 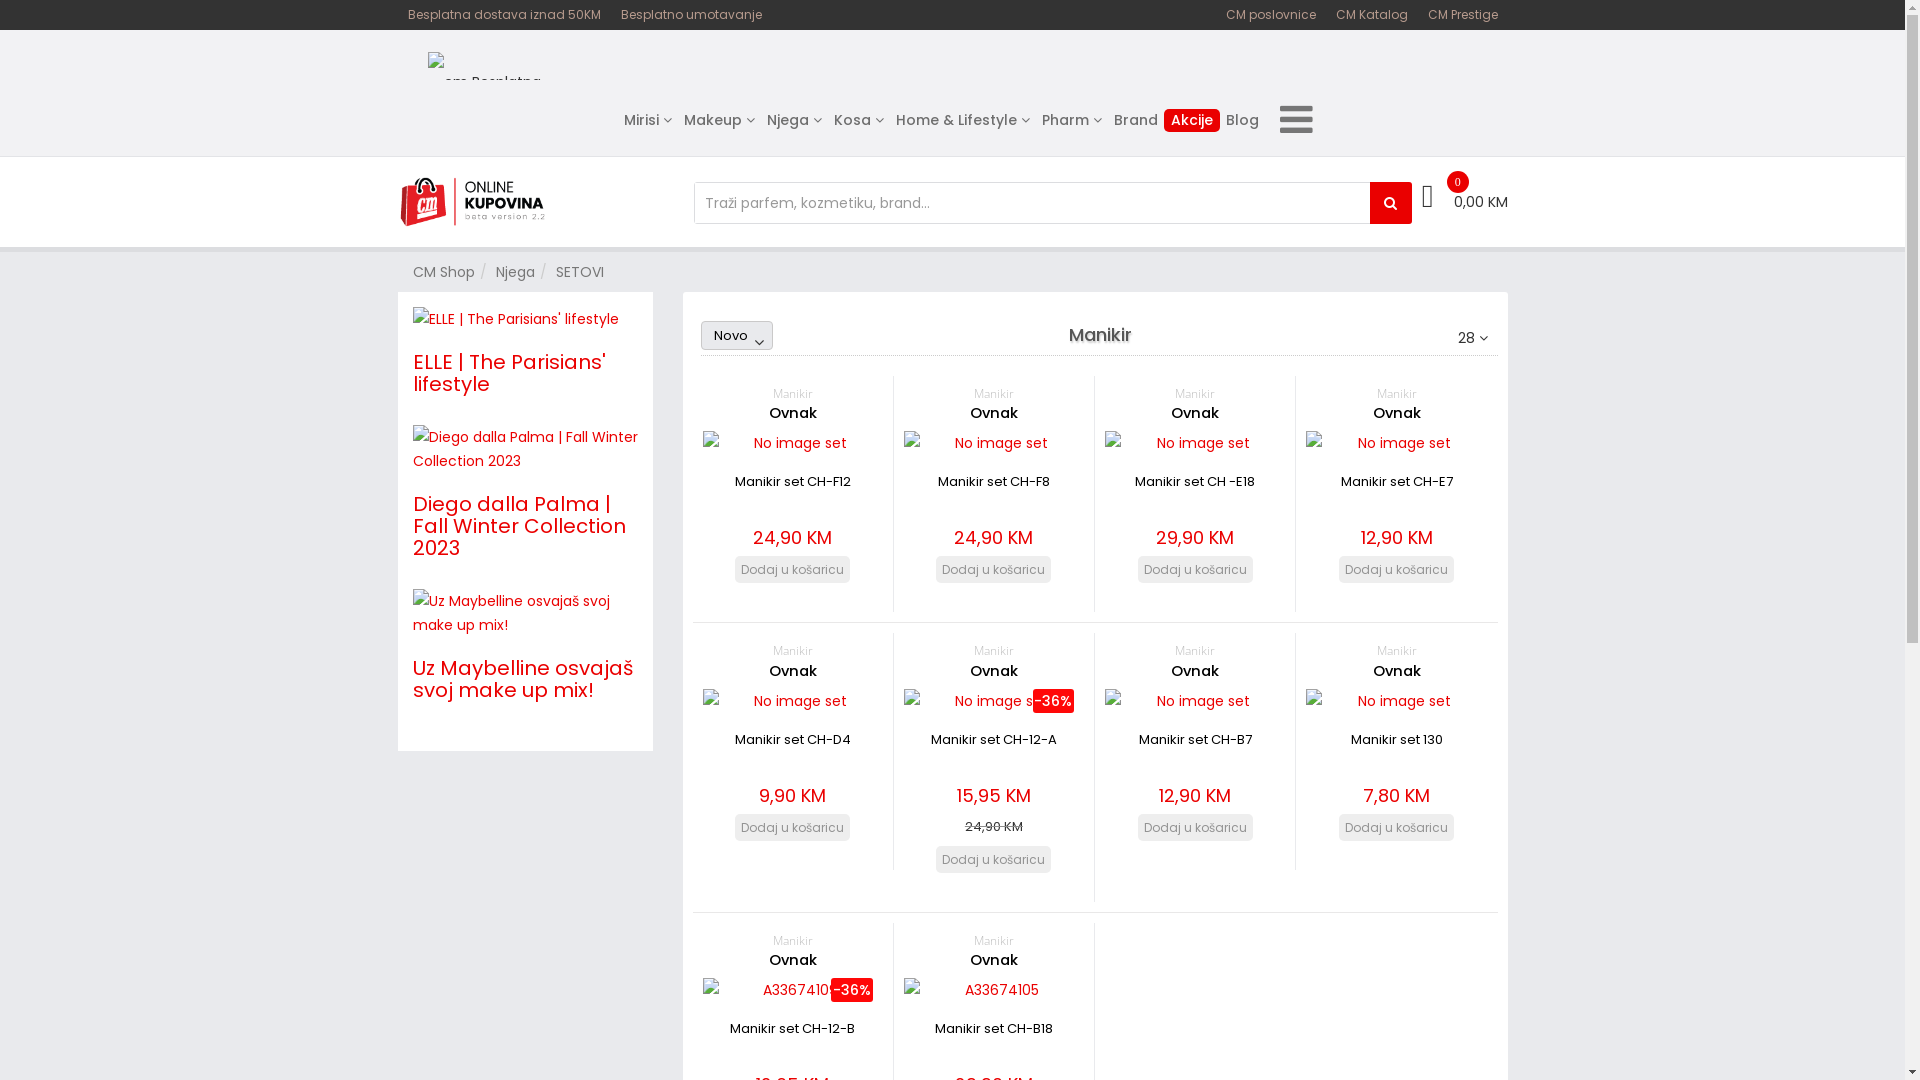 I want to click on 'Makeup', so click(x=719, y=120).